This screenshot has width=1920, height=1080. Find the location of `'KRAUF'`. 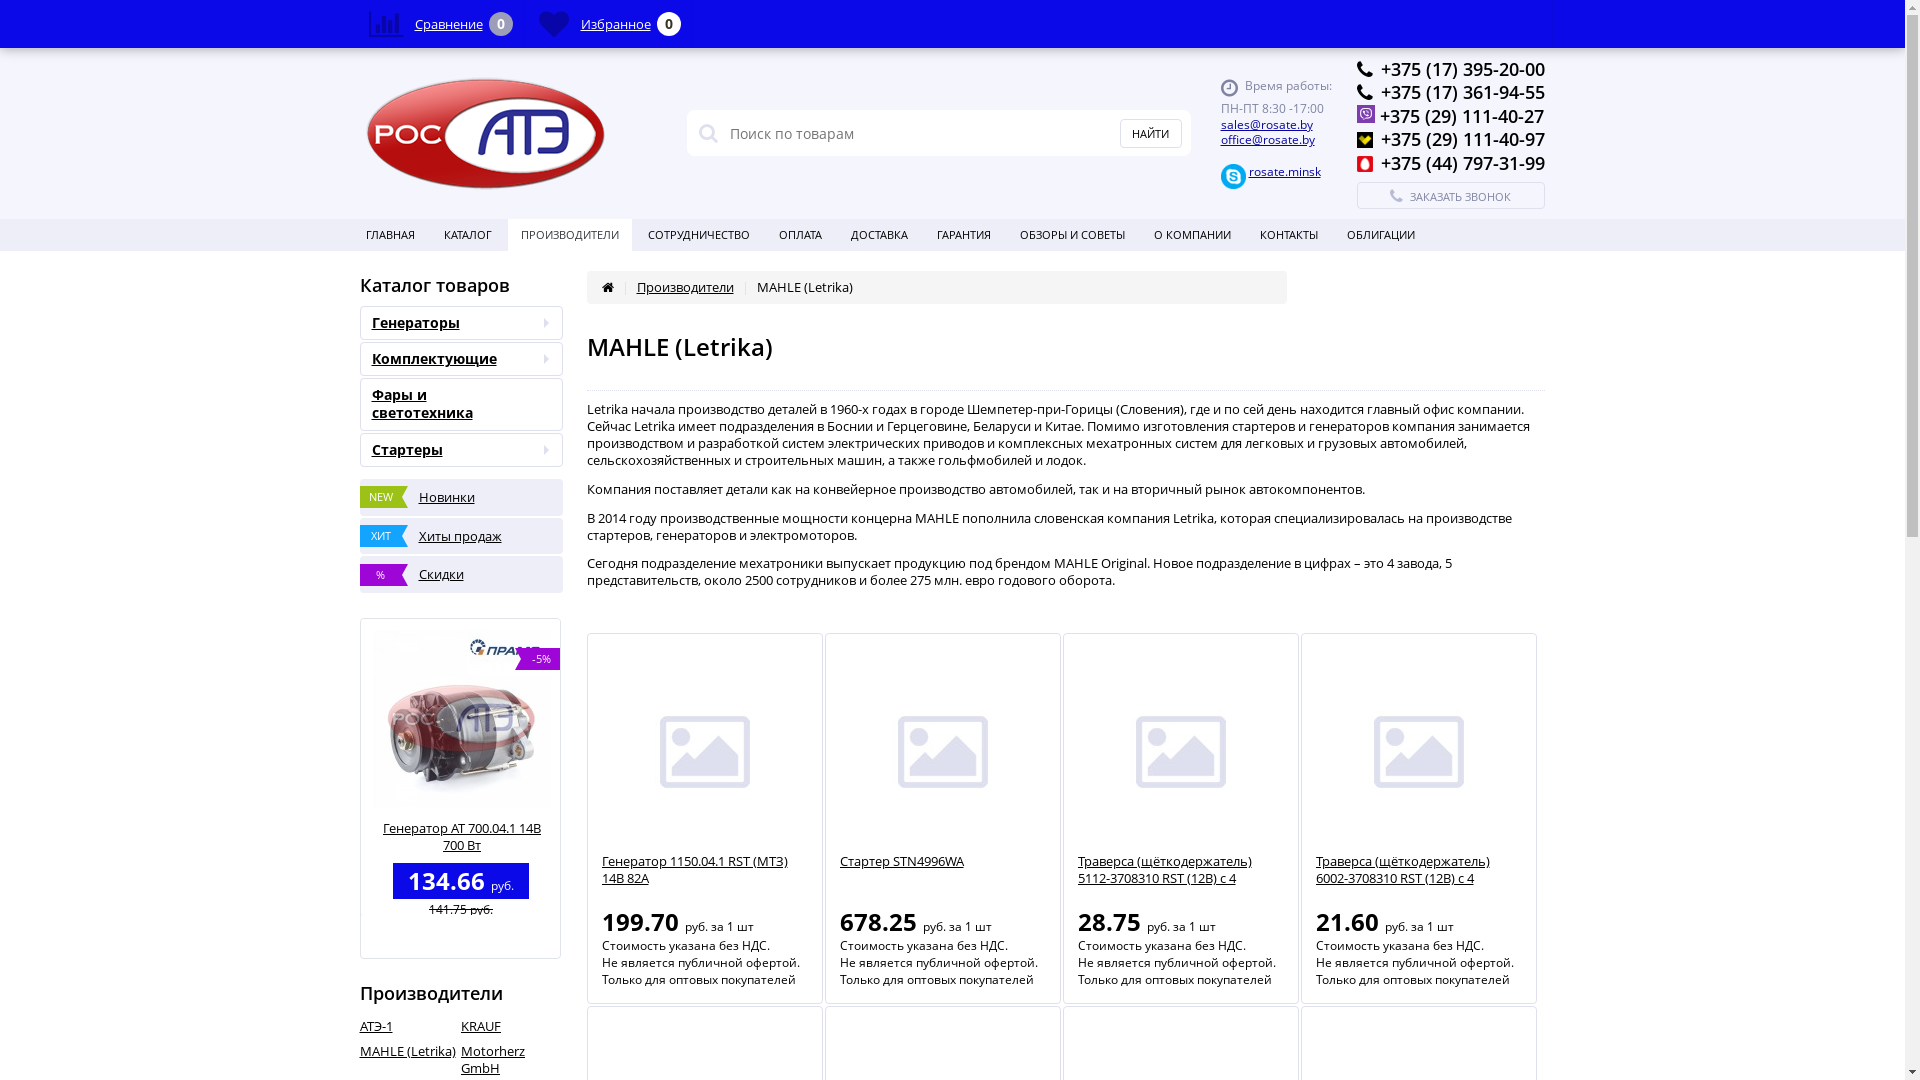

'KRAUF' is located at coordinates (512, 1026).